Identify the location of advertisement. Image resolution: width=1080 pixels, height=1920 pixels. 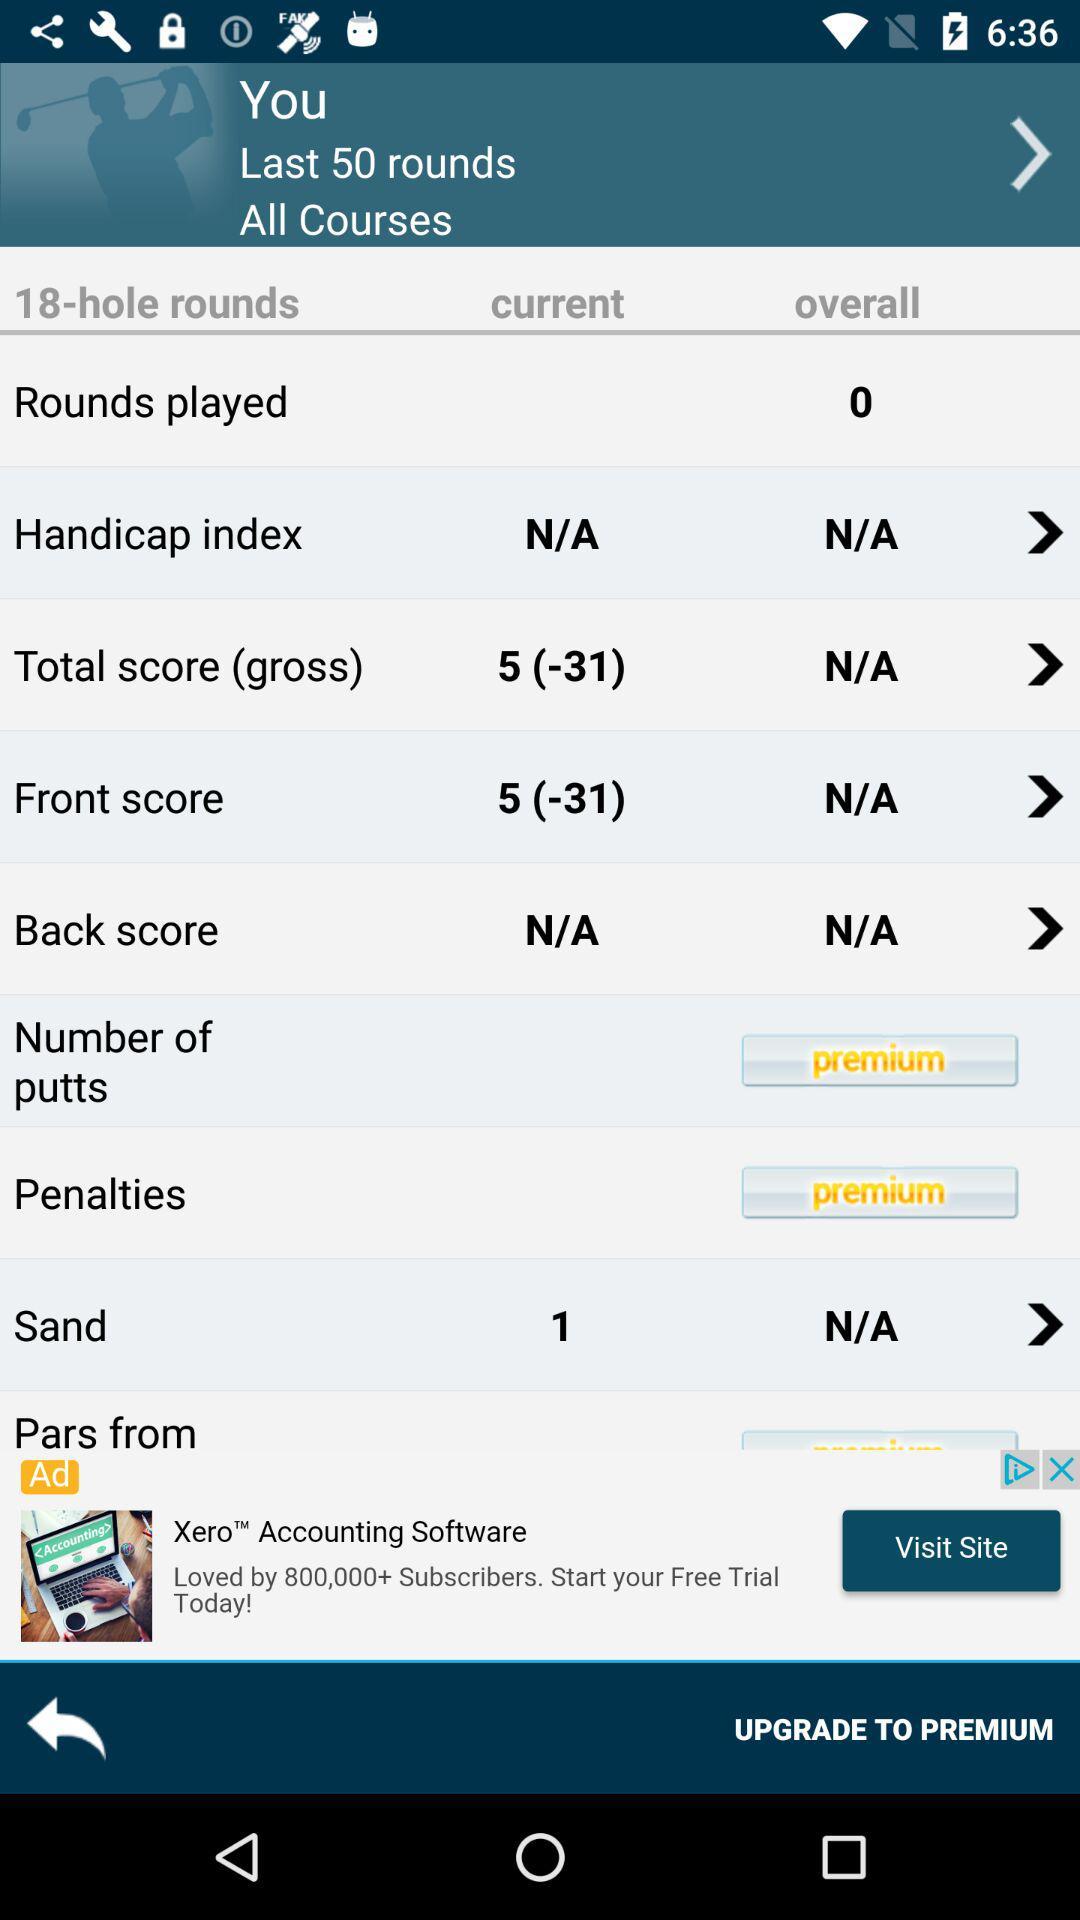
(540, 1553).